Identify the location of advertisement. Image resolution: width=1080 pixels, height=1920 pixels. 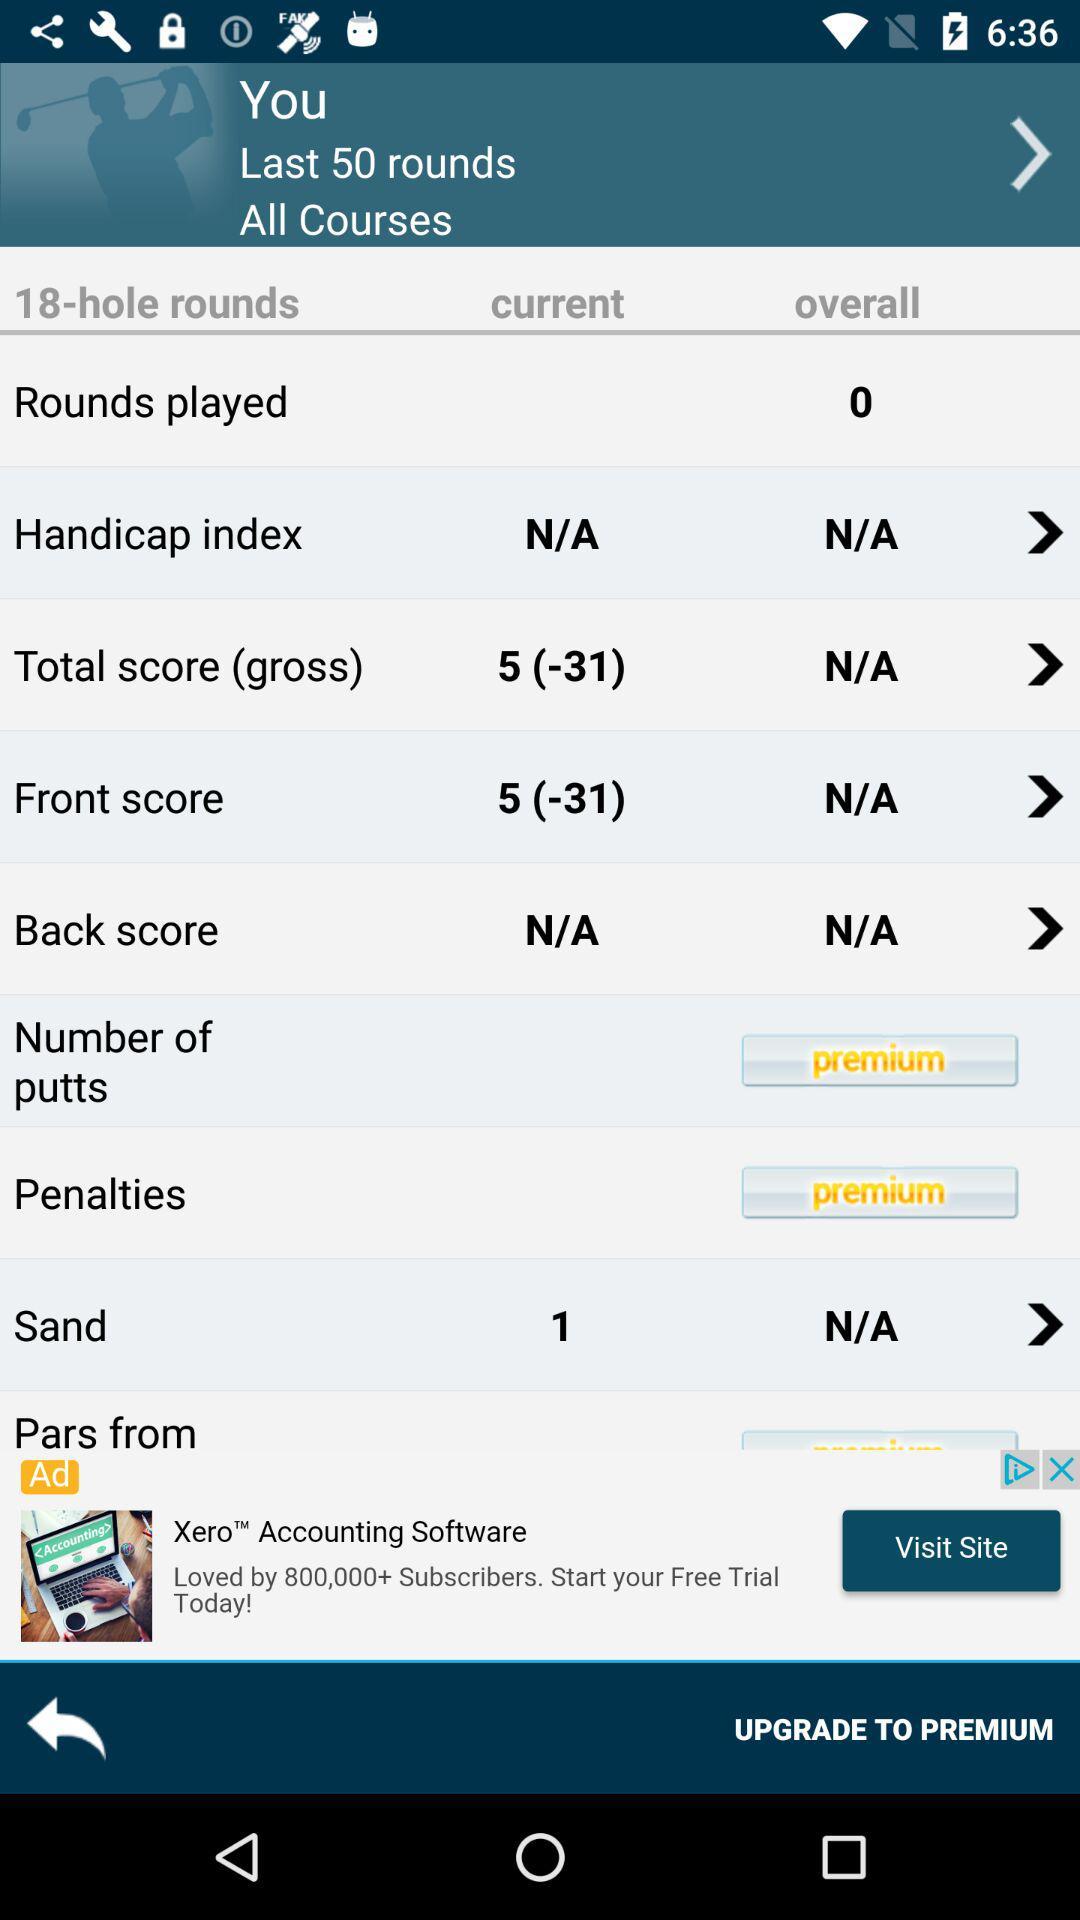
(540, 1553).